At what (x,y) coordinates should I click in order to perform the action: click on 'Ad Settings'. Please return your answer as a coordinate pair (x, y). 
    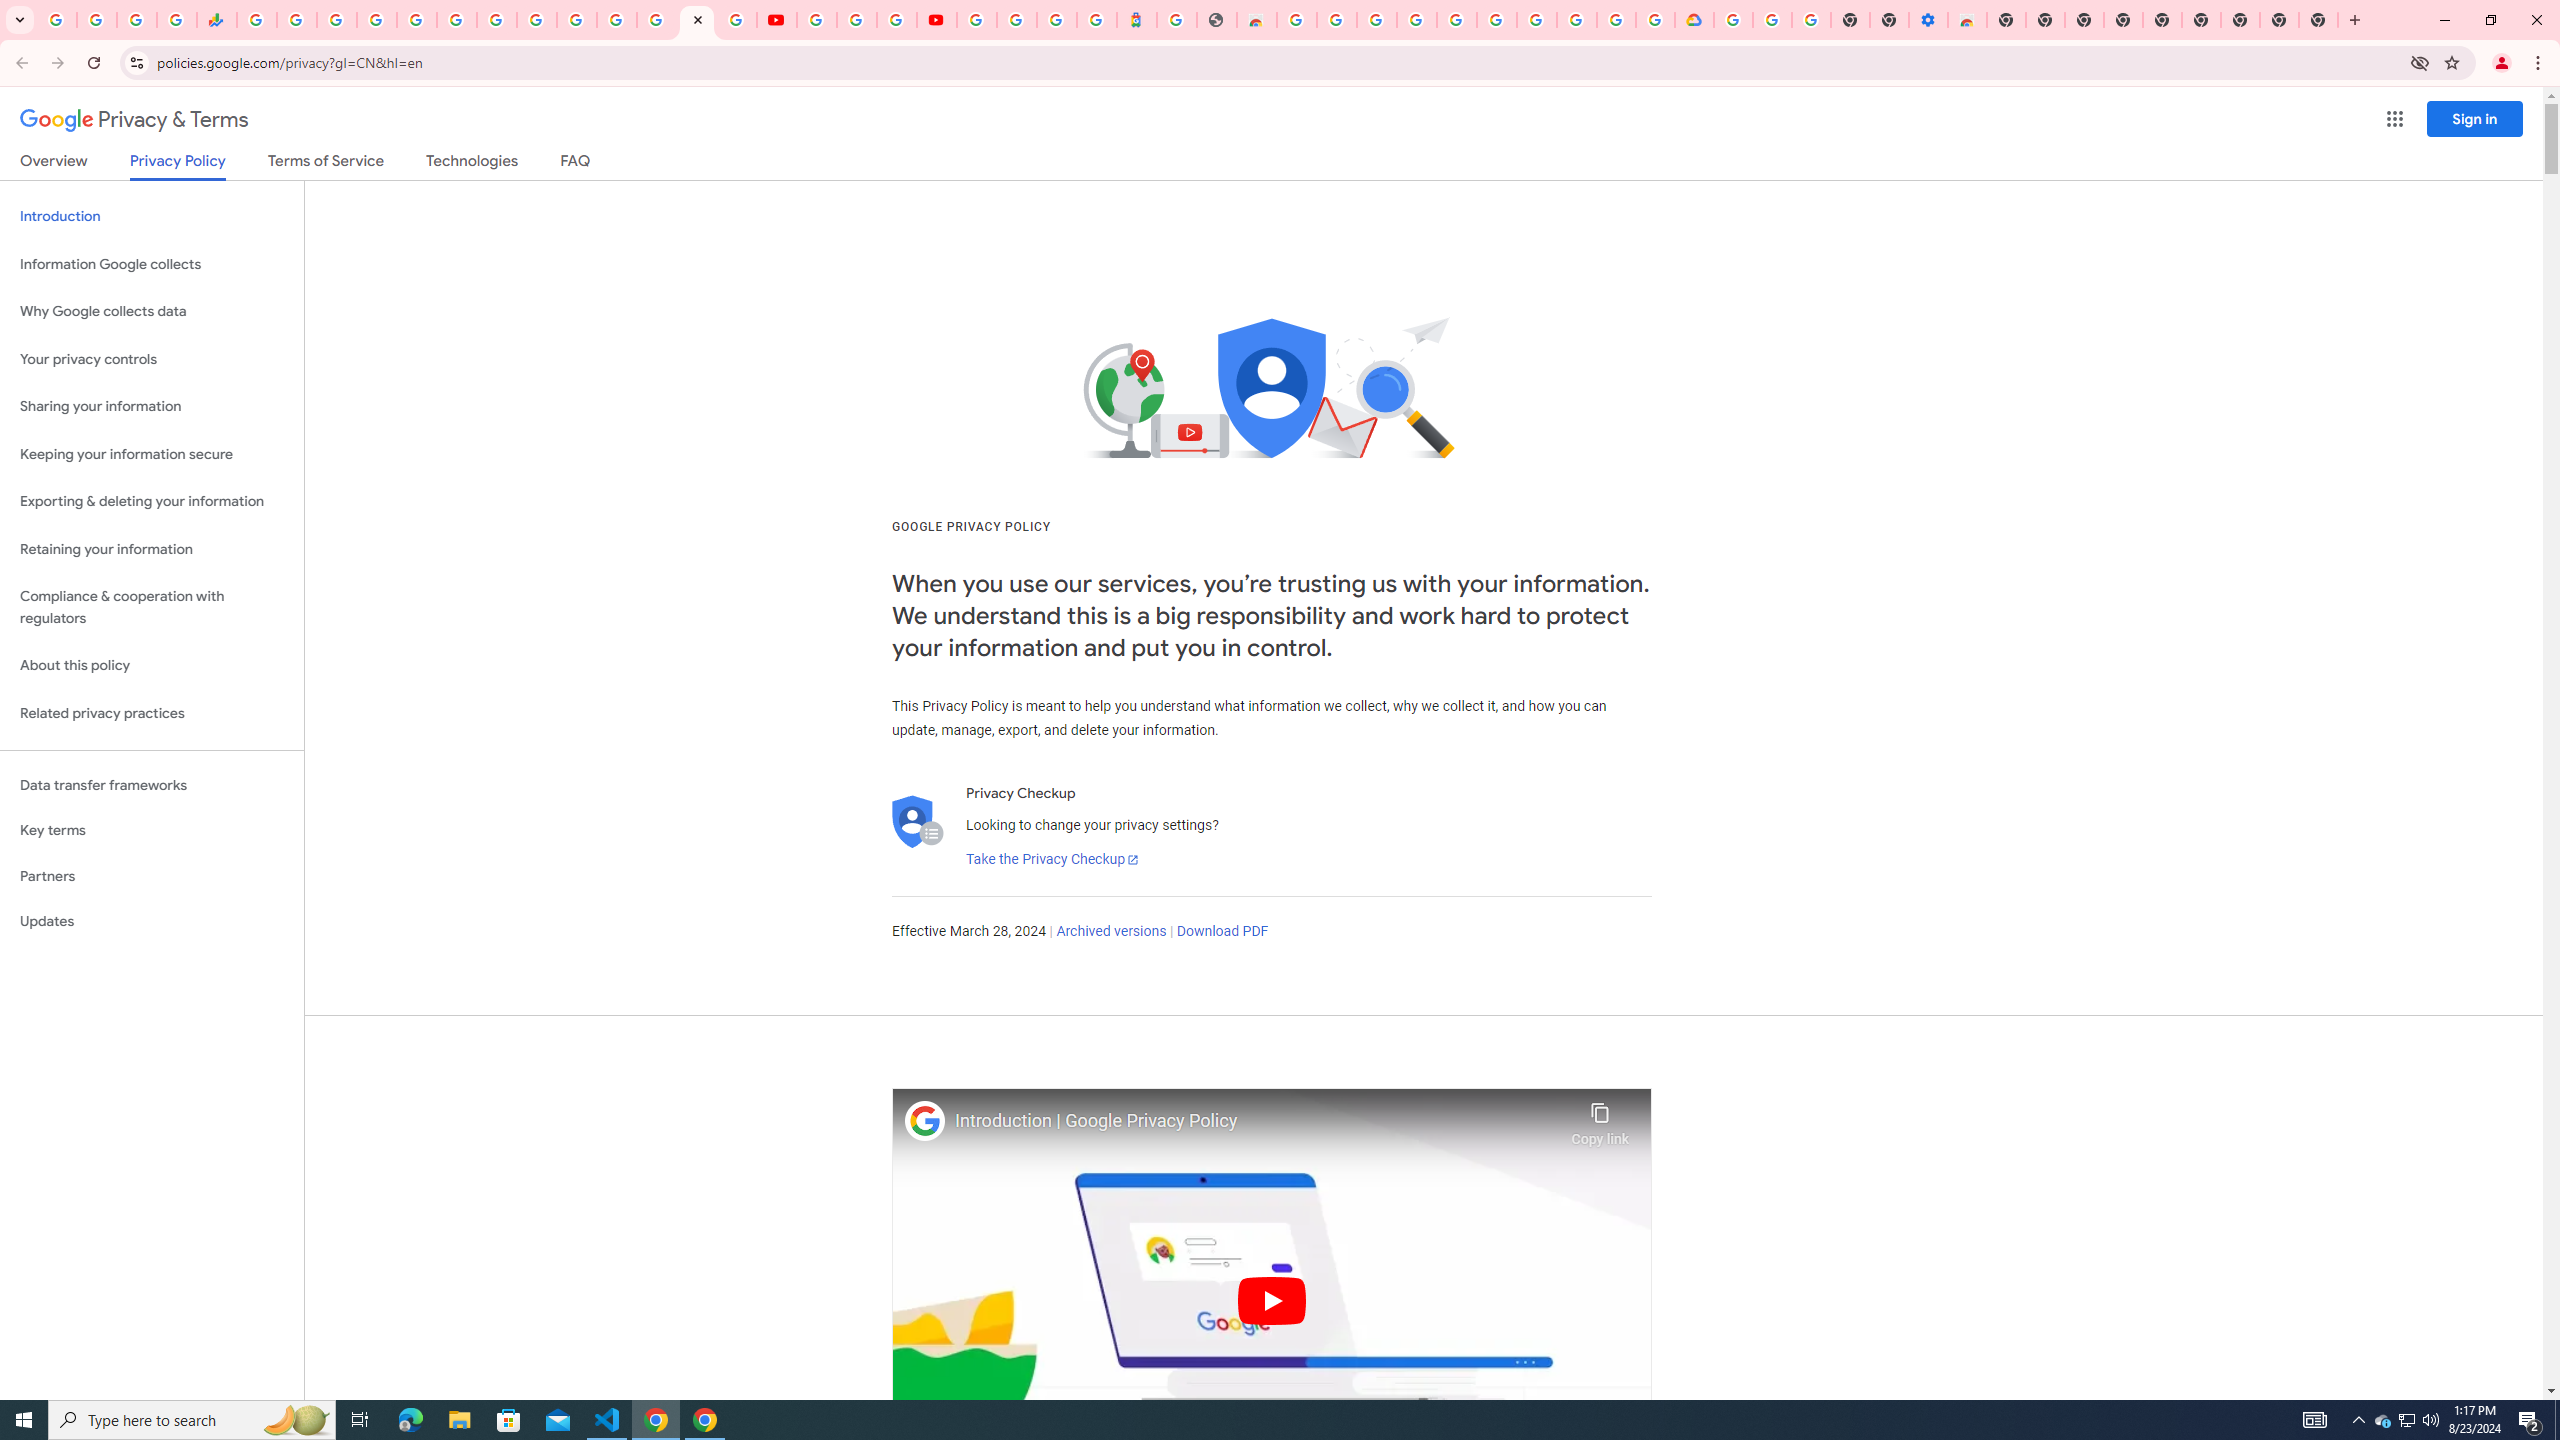
    Looking at the image, I should click on (1415, 19).